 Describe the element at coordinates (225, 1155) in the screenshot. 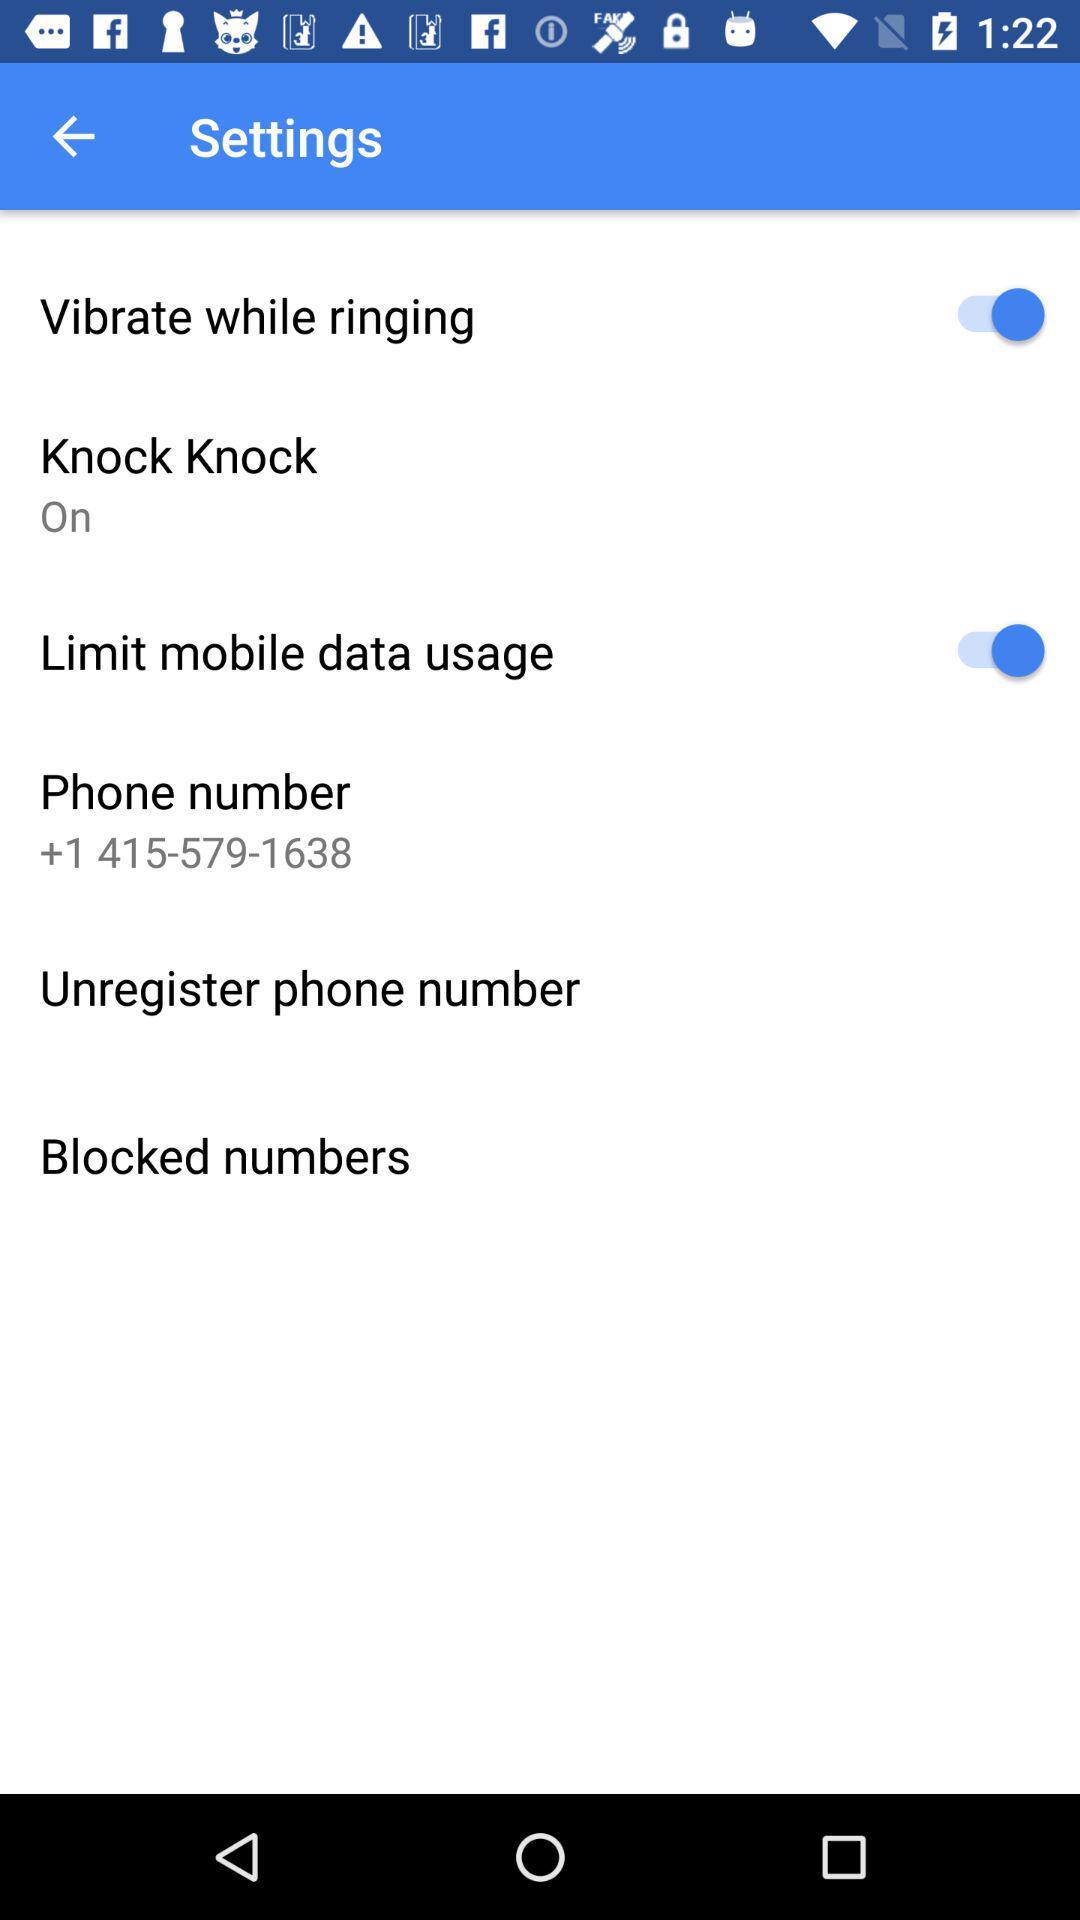

I see `the icon below the unregister phone number icon` at that location.